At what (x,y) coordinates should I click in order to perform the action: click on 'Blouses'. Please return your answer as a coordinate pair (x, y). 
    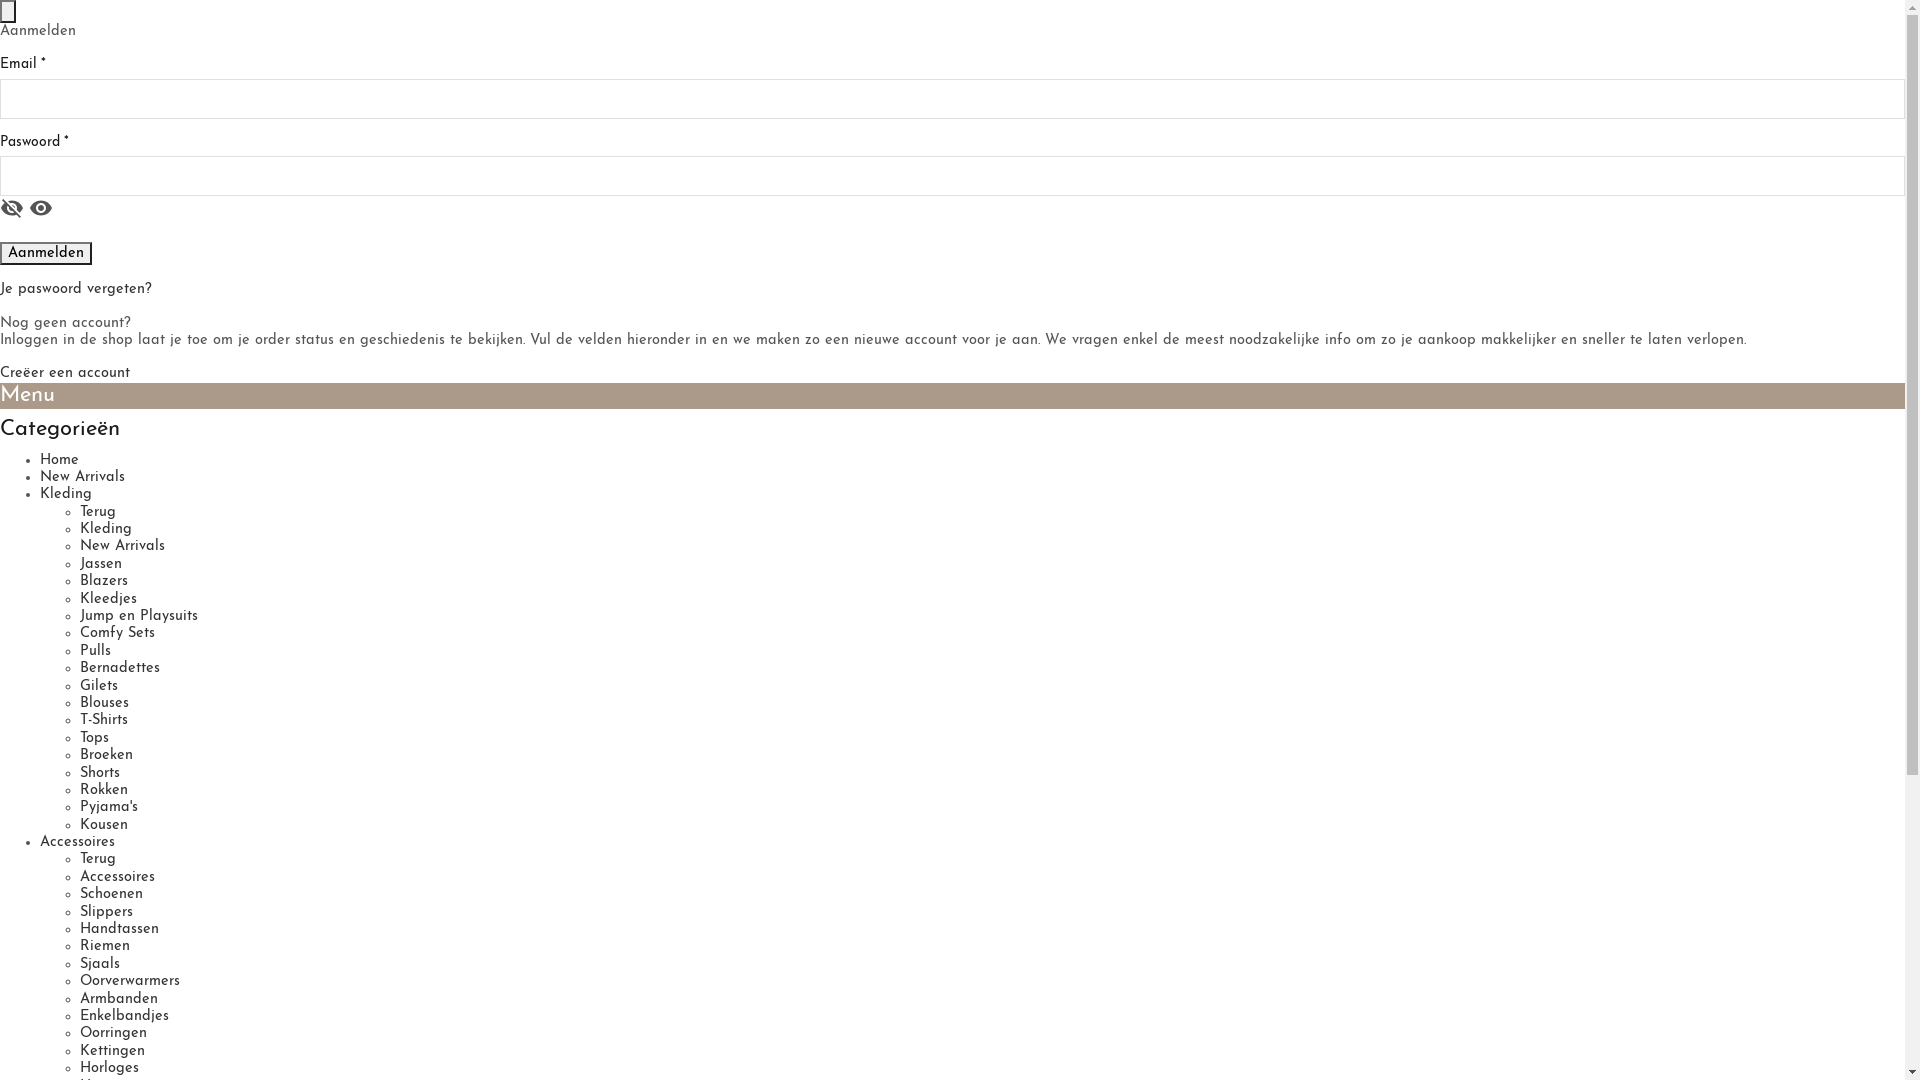
    Looking at the image, I should click on (103, 702).